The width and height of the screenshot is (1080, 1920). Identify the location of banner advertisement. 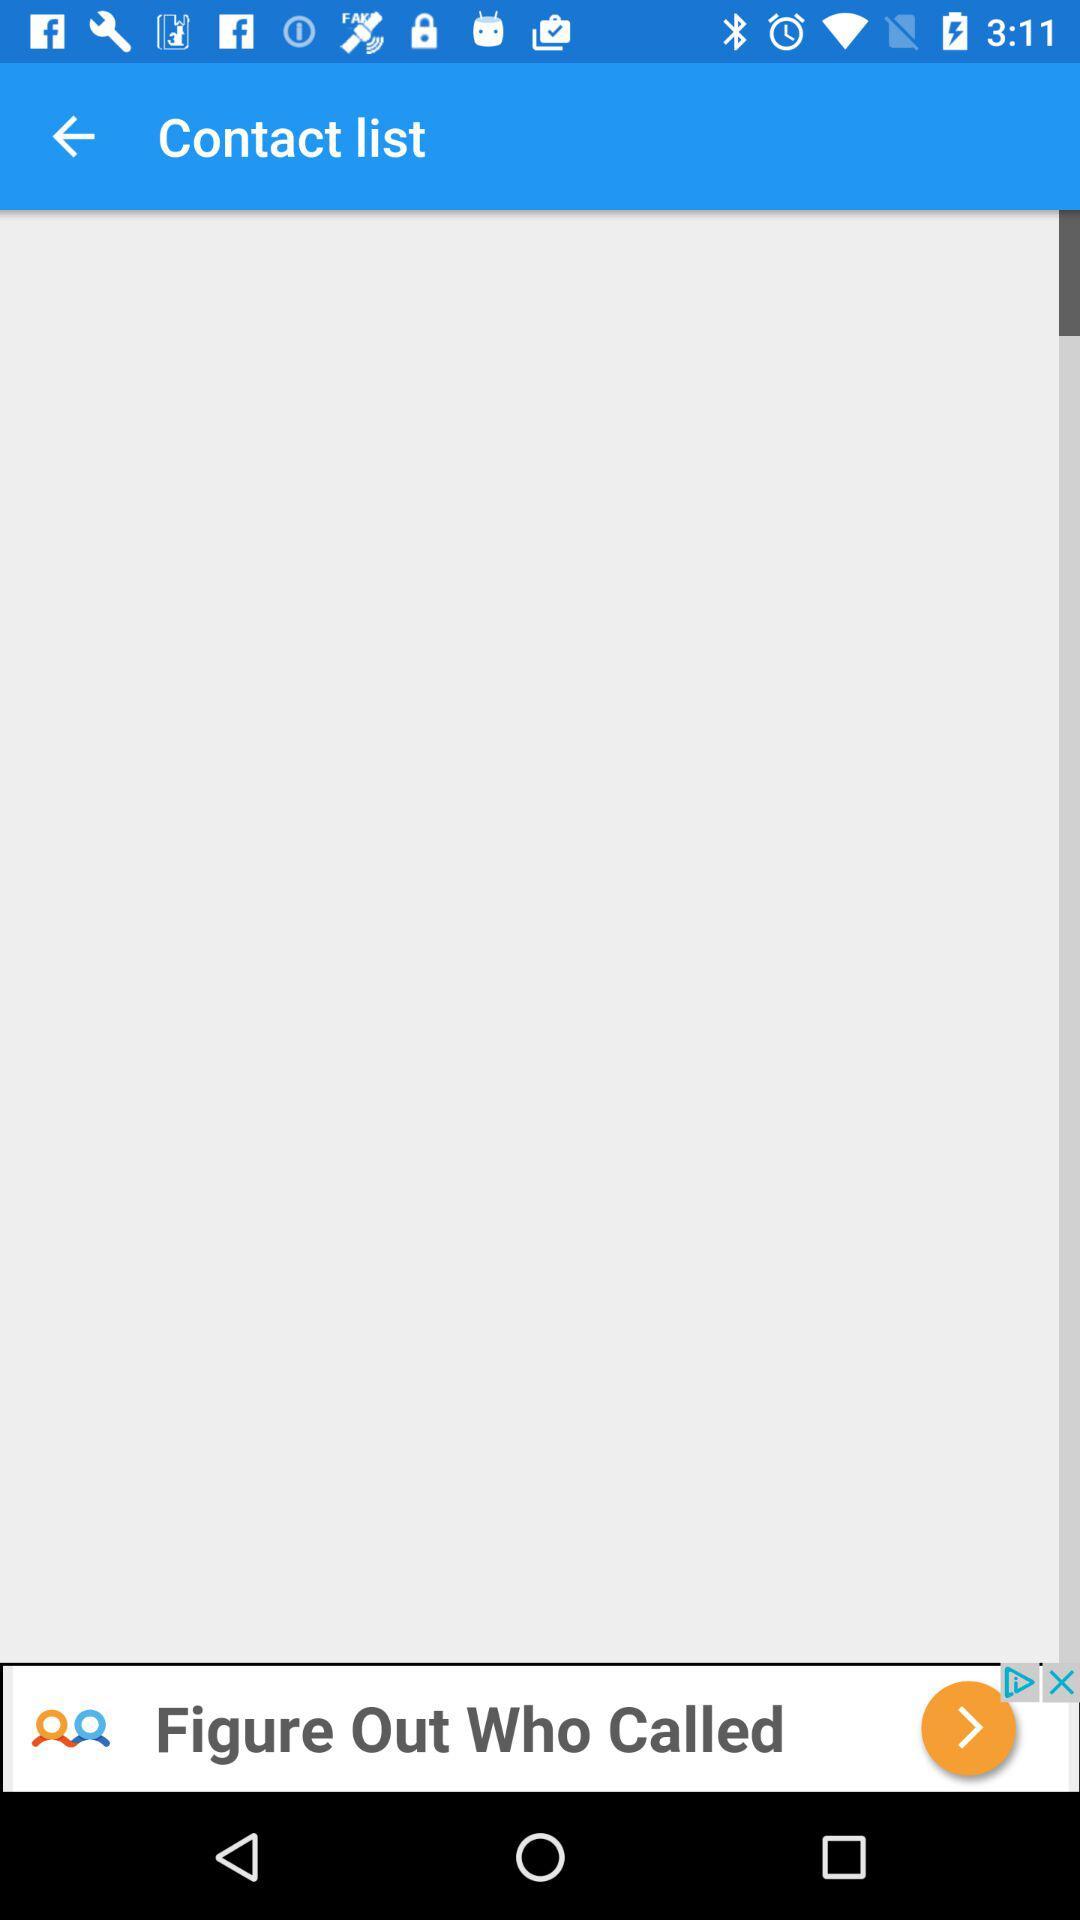
(540, 1727).